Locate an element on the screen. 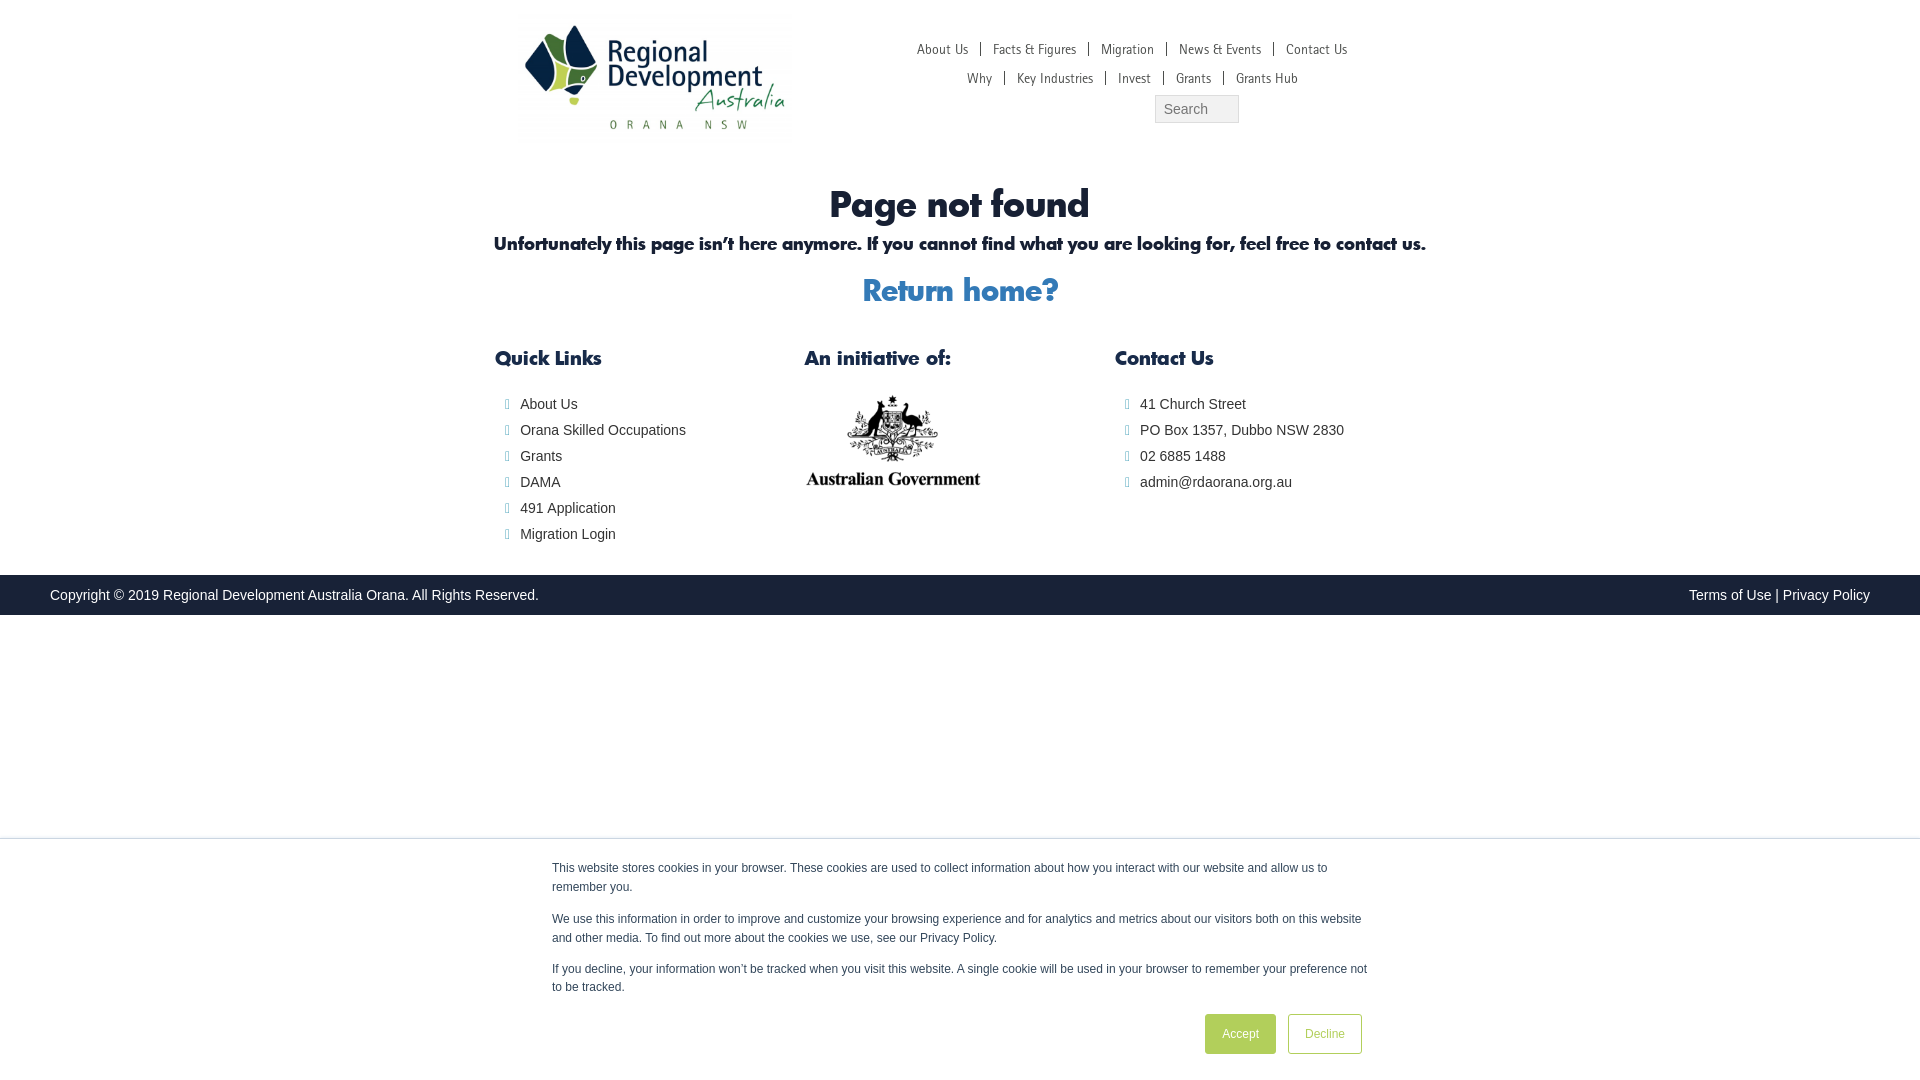 The image size is (1920, 1080). 'Return home?' is located at coordinates (958, 289).